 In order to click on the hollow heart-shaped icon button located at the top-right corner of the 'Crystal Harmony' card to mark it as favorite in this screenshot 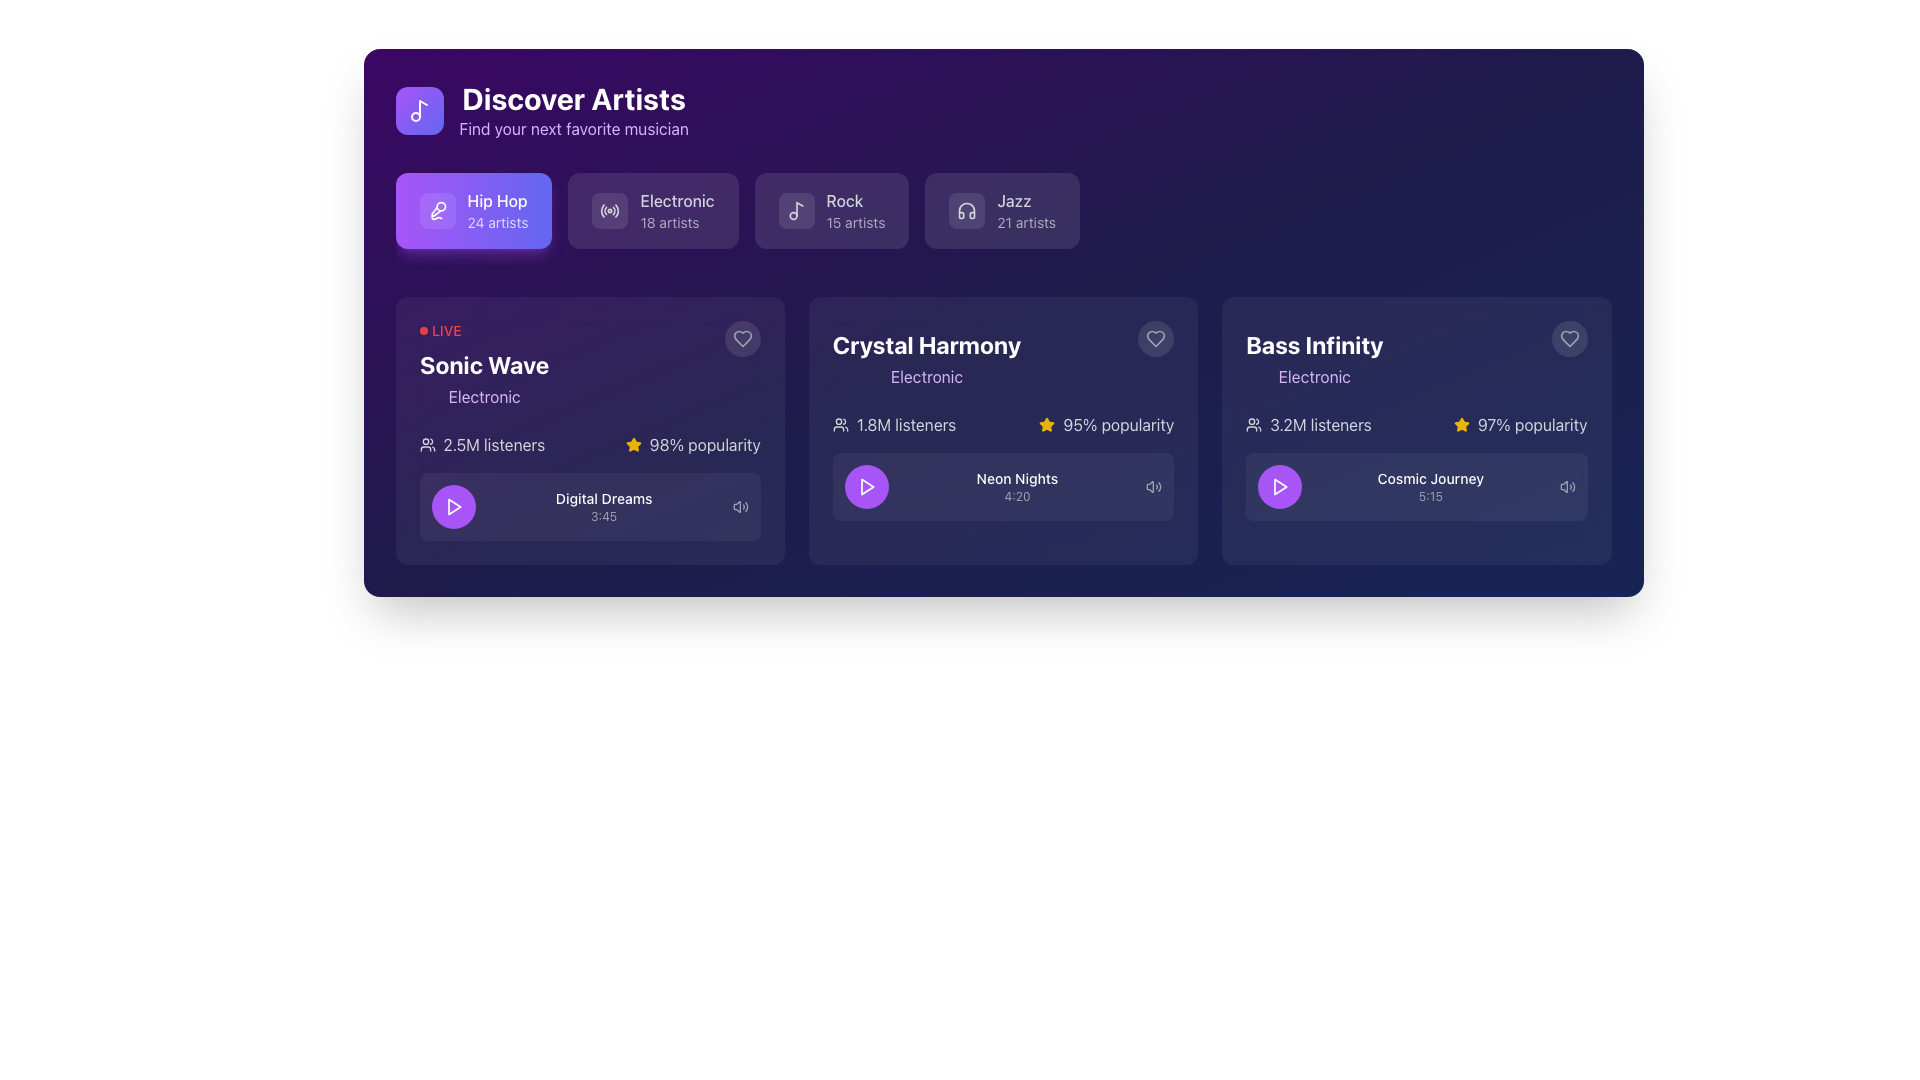, I will do `click(1156, 338)`.